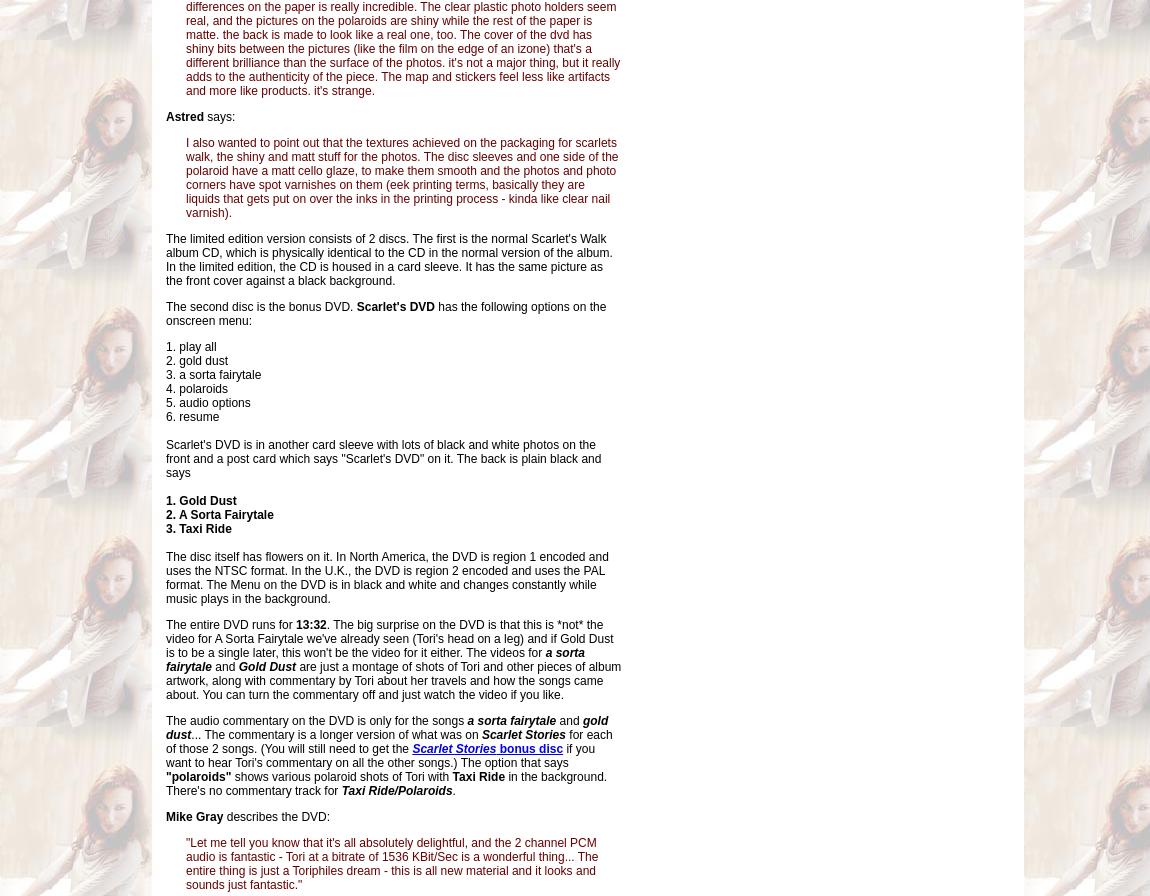 This screenshot has height=896, width=1150. Describe the element at coordinates (164, 347) in the screenshot. I see `'1. play all'` at that location.